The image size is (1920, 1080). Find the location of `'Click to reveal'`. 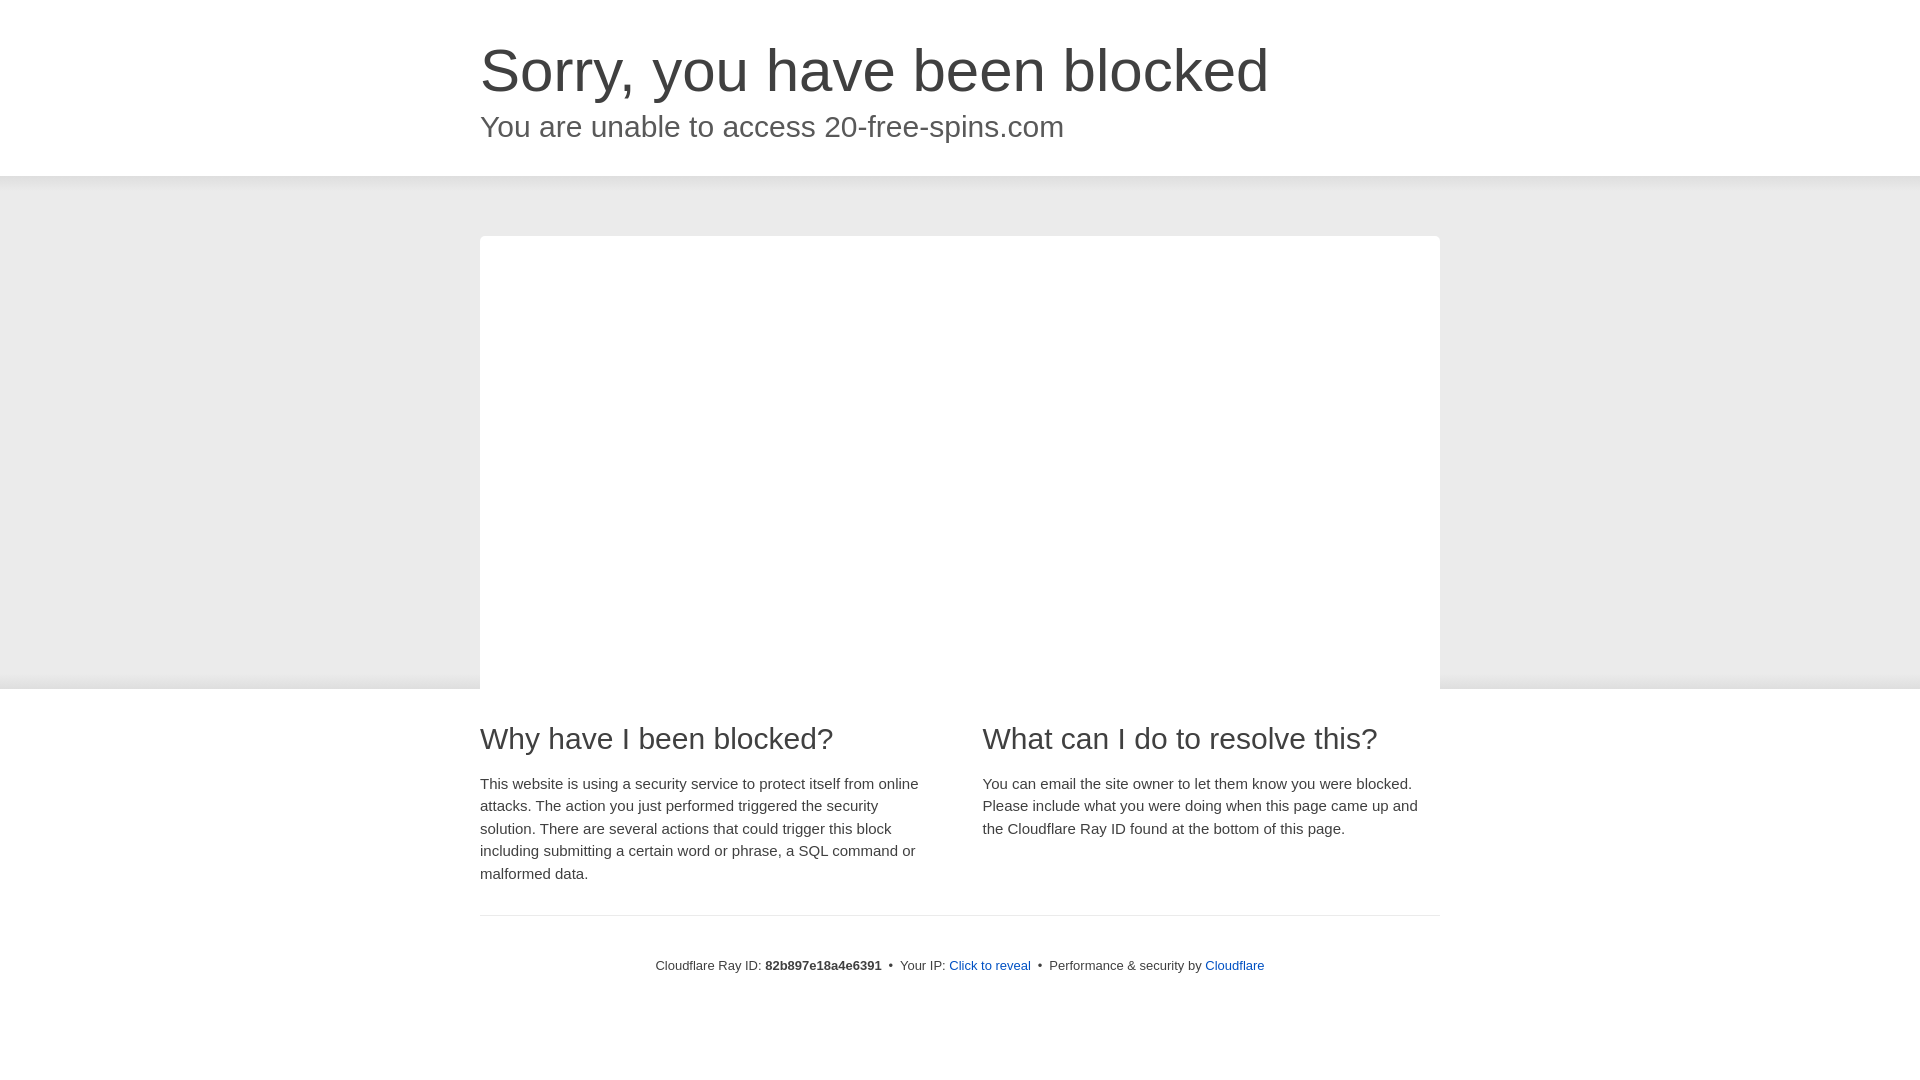

'Click to reveal' is located at coordinates (989, 964).